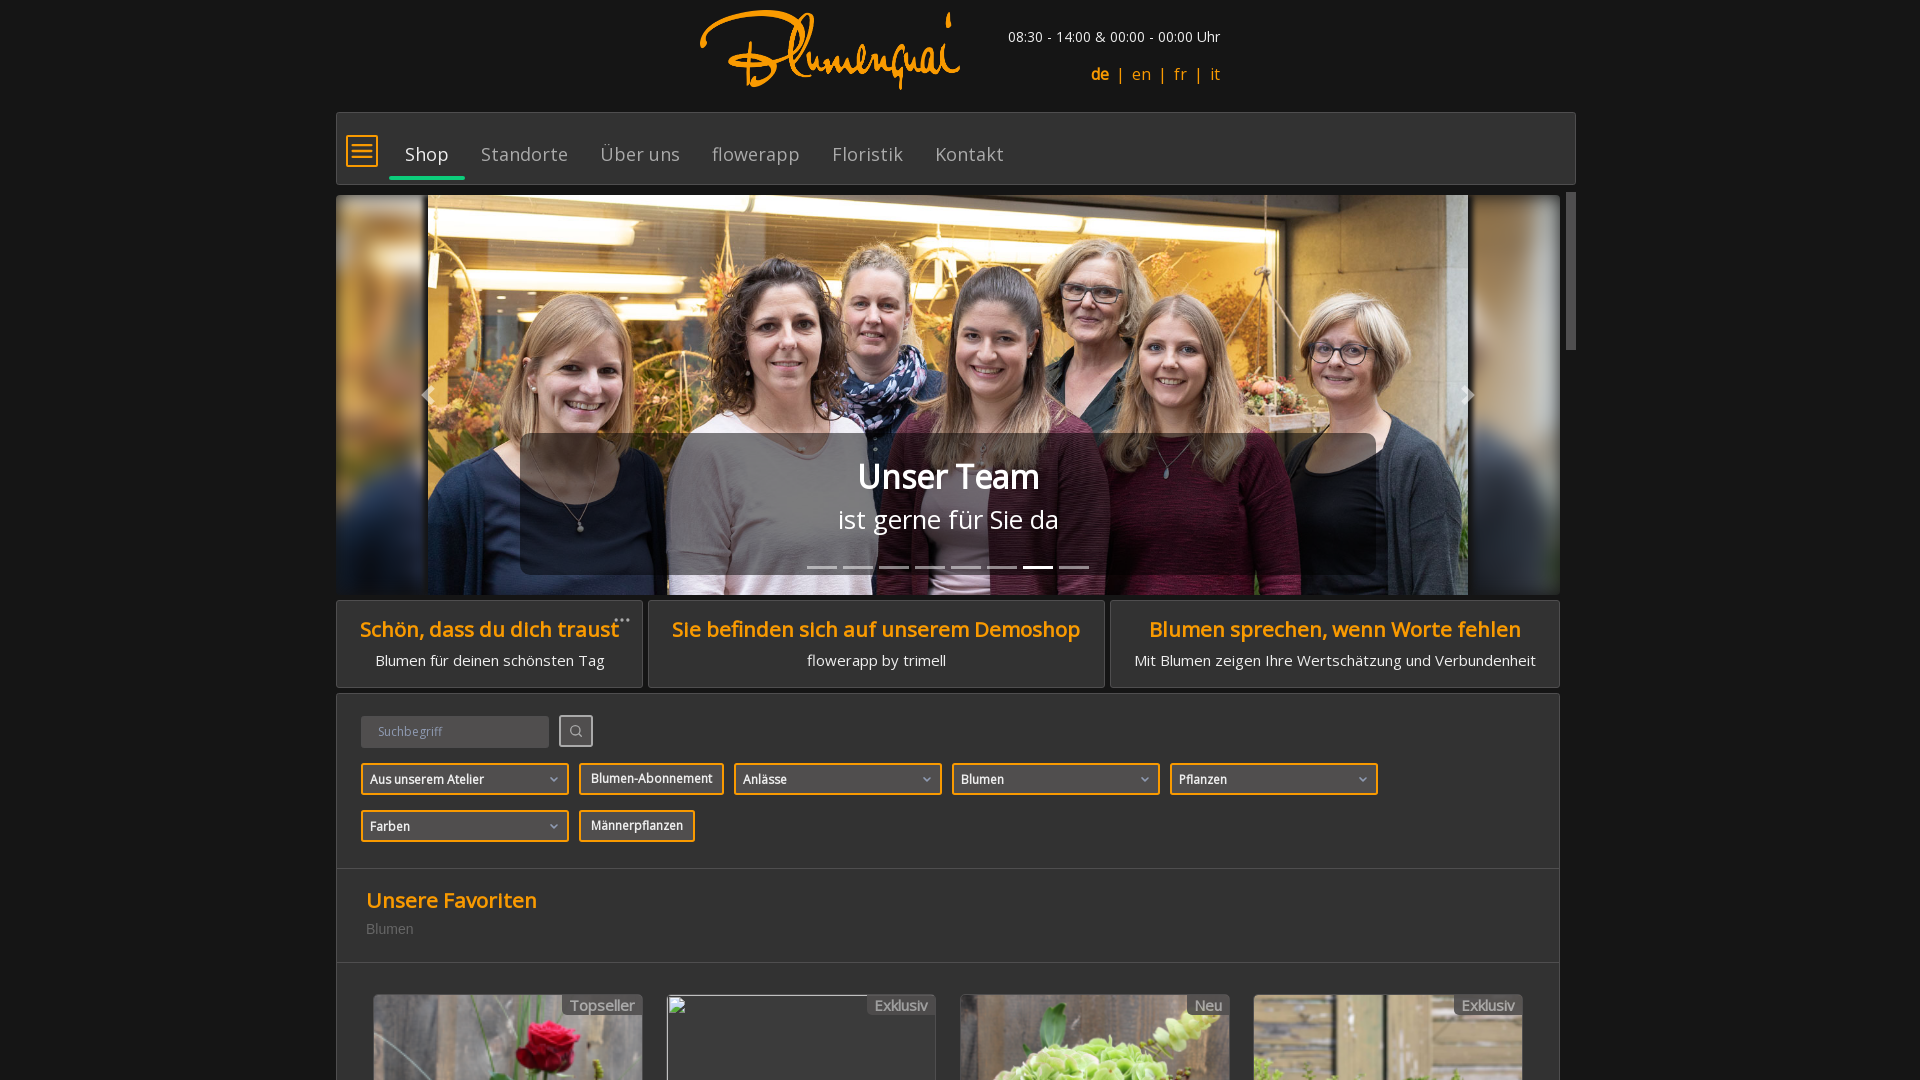 The width and height of the screenshot is (1920, 1080). What do you see at coordinates (464, 825) in the screenshot?
I see `'Farben'` at bounding box center [464, 825].